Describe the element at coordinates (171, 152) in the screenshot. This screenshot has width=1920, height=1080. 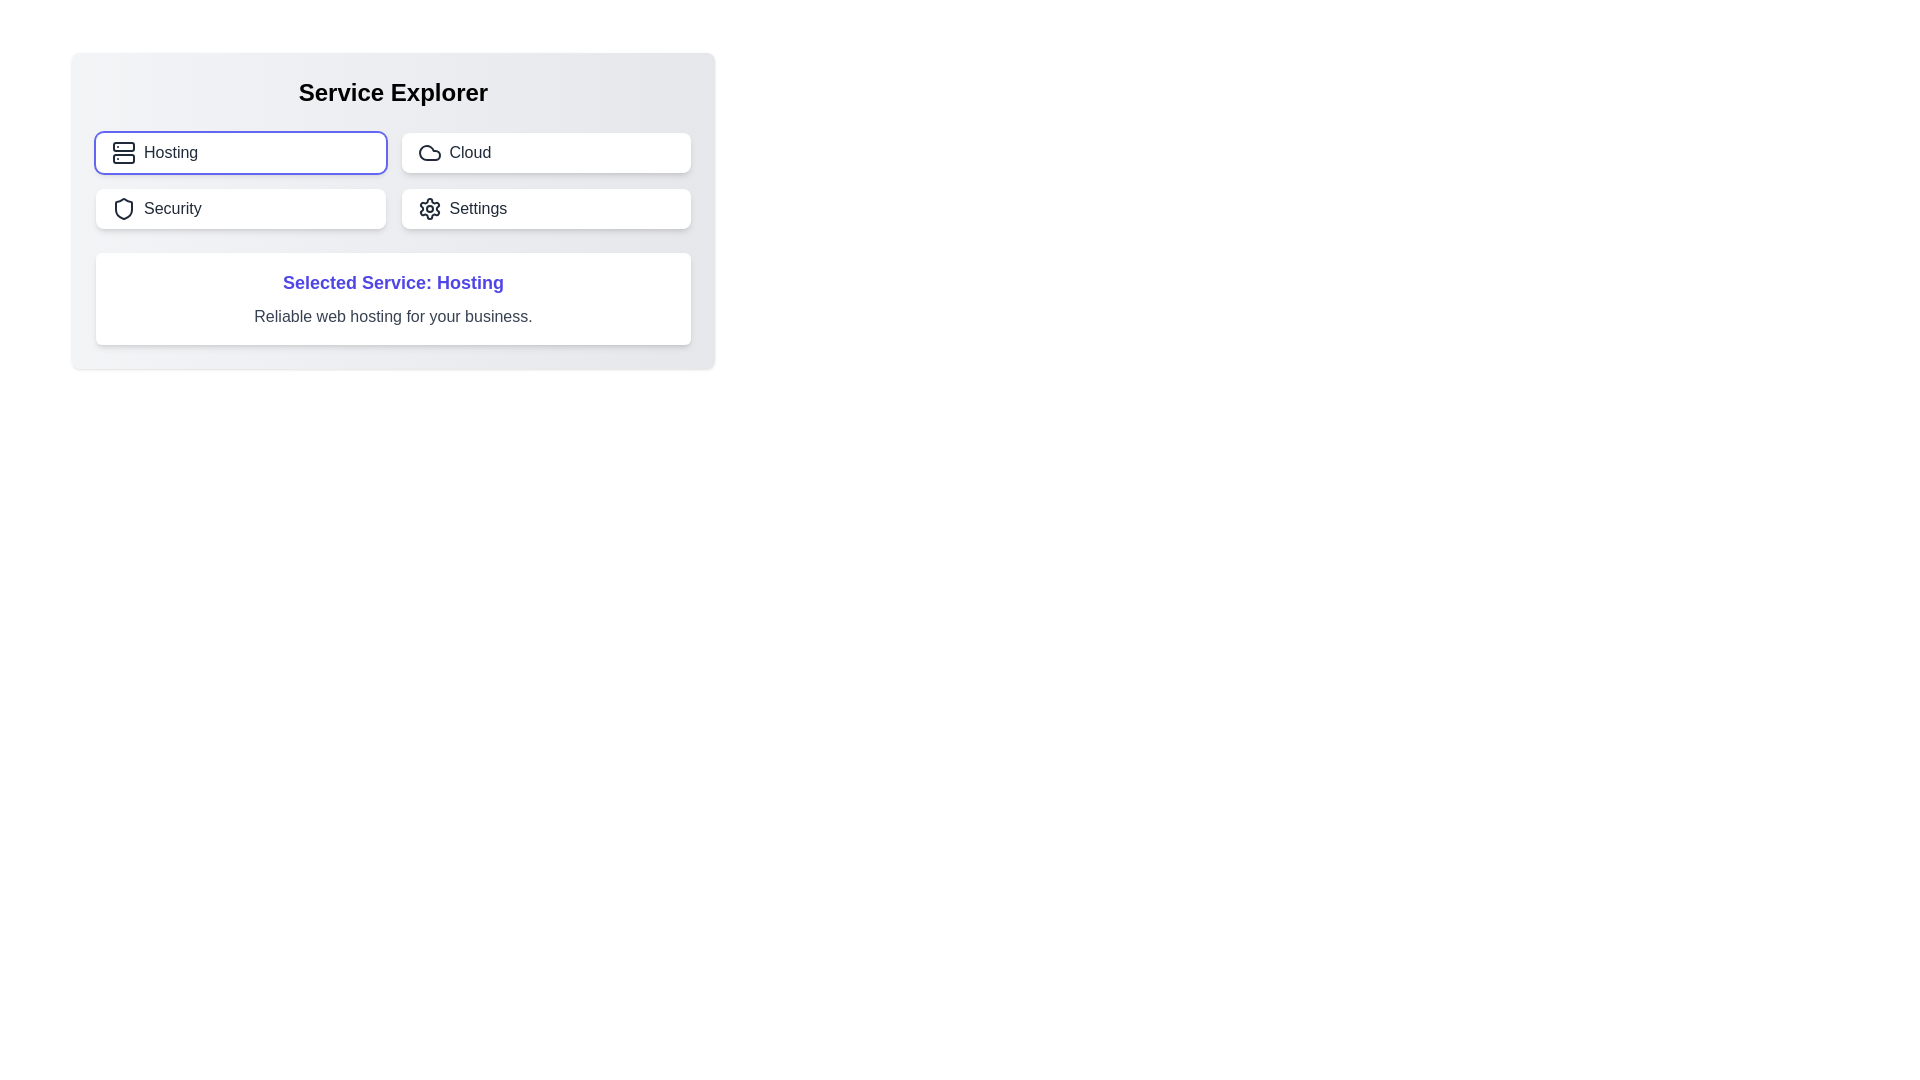
I see `the 'Hosting' text label within the button, which is styled with a medium font weight and located to the right of a server icon in a rounded rectangle` at that location.